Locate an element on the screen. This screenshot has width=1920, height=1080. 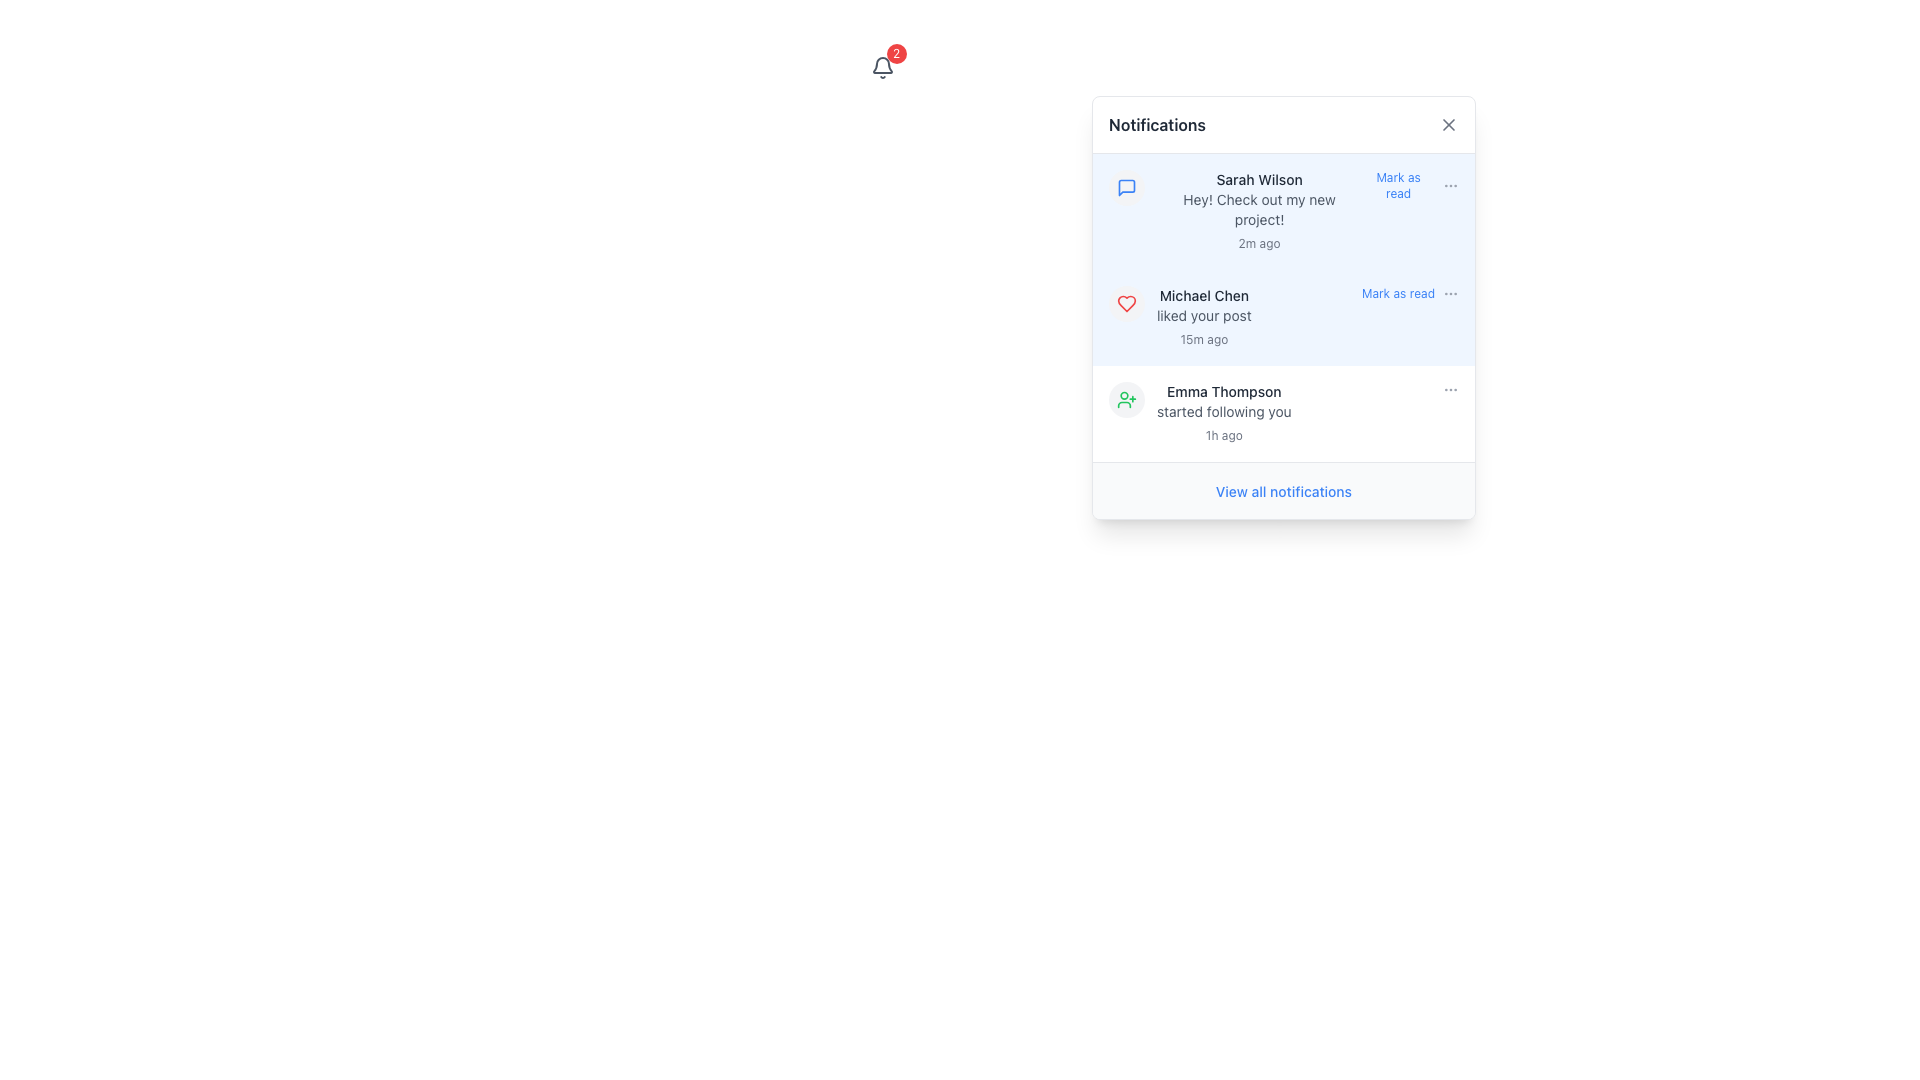
the third notification entry in the dropdown panel is located at coordinates (1308, 412).